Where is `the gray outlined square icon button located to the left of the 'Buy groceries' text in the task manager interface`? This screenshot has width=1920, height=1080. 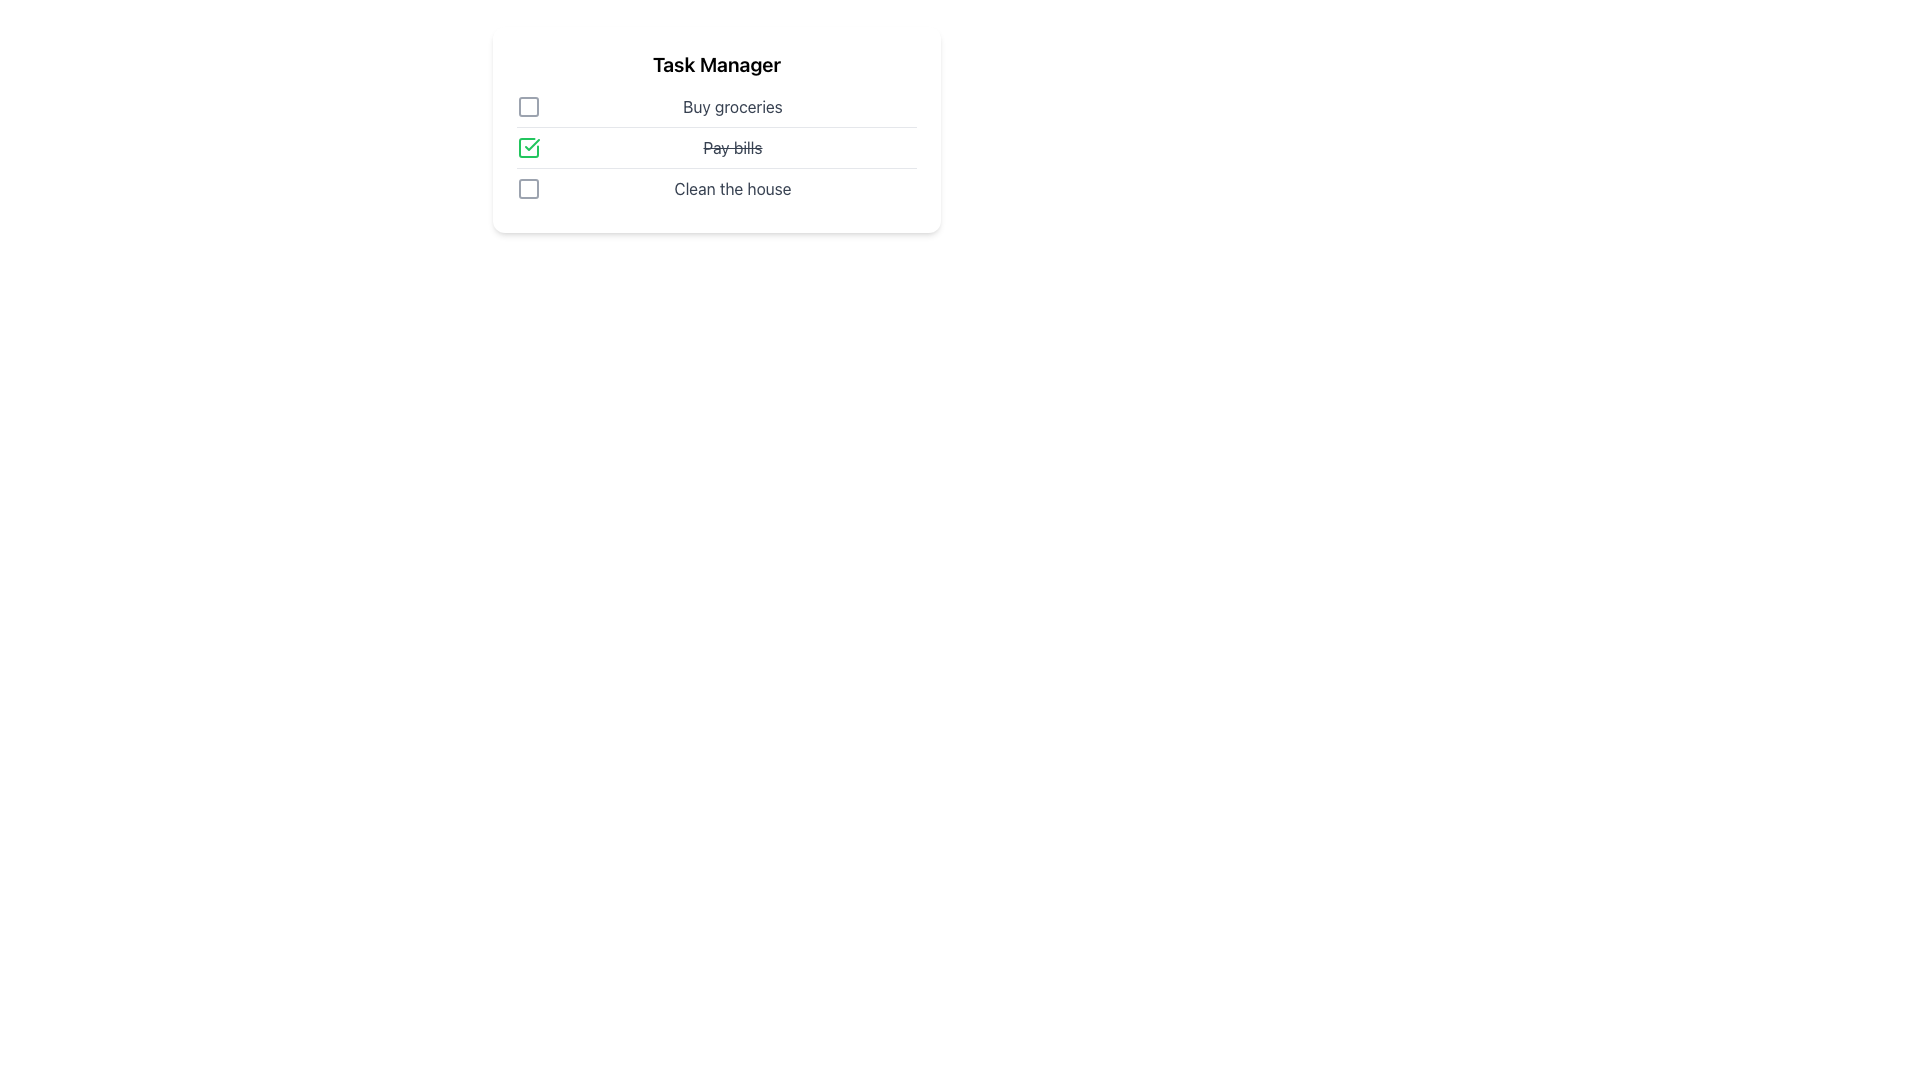
the gray outlined square icon button located to the left of the 'Buy groceries' text in the task manager interface is located at coordinates (528, 107).